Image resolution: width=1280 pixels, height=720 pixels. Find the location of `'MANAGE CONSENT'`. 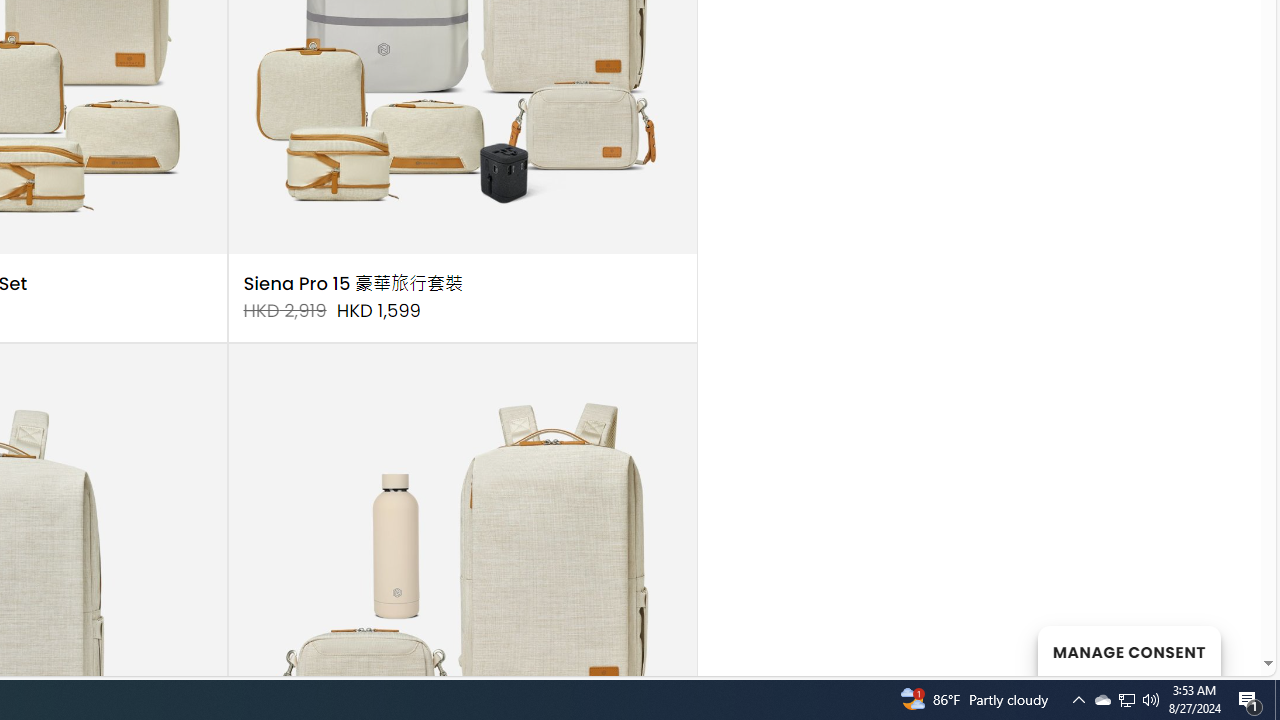

'MANAGE CONSENT' is located at coordinates (1128, 650).